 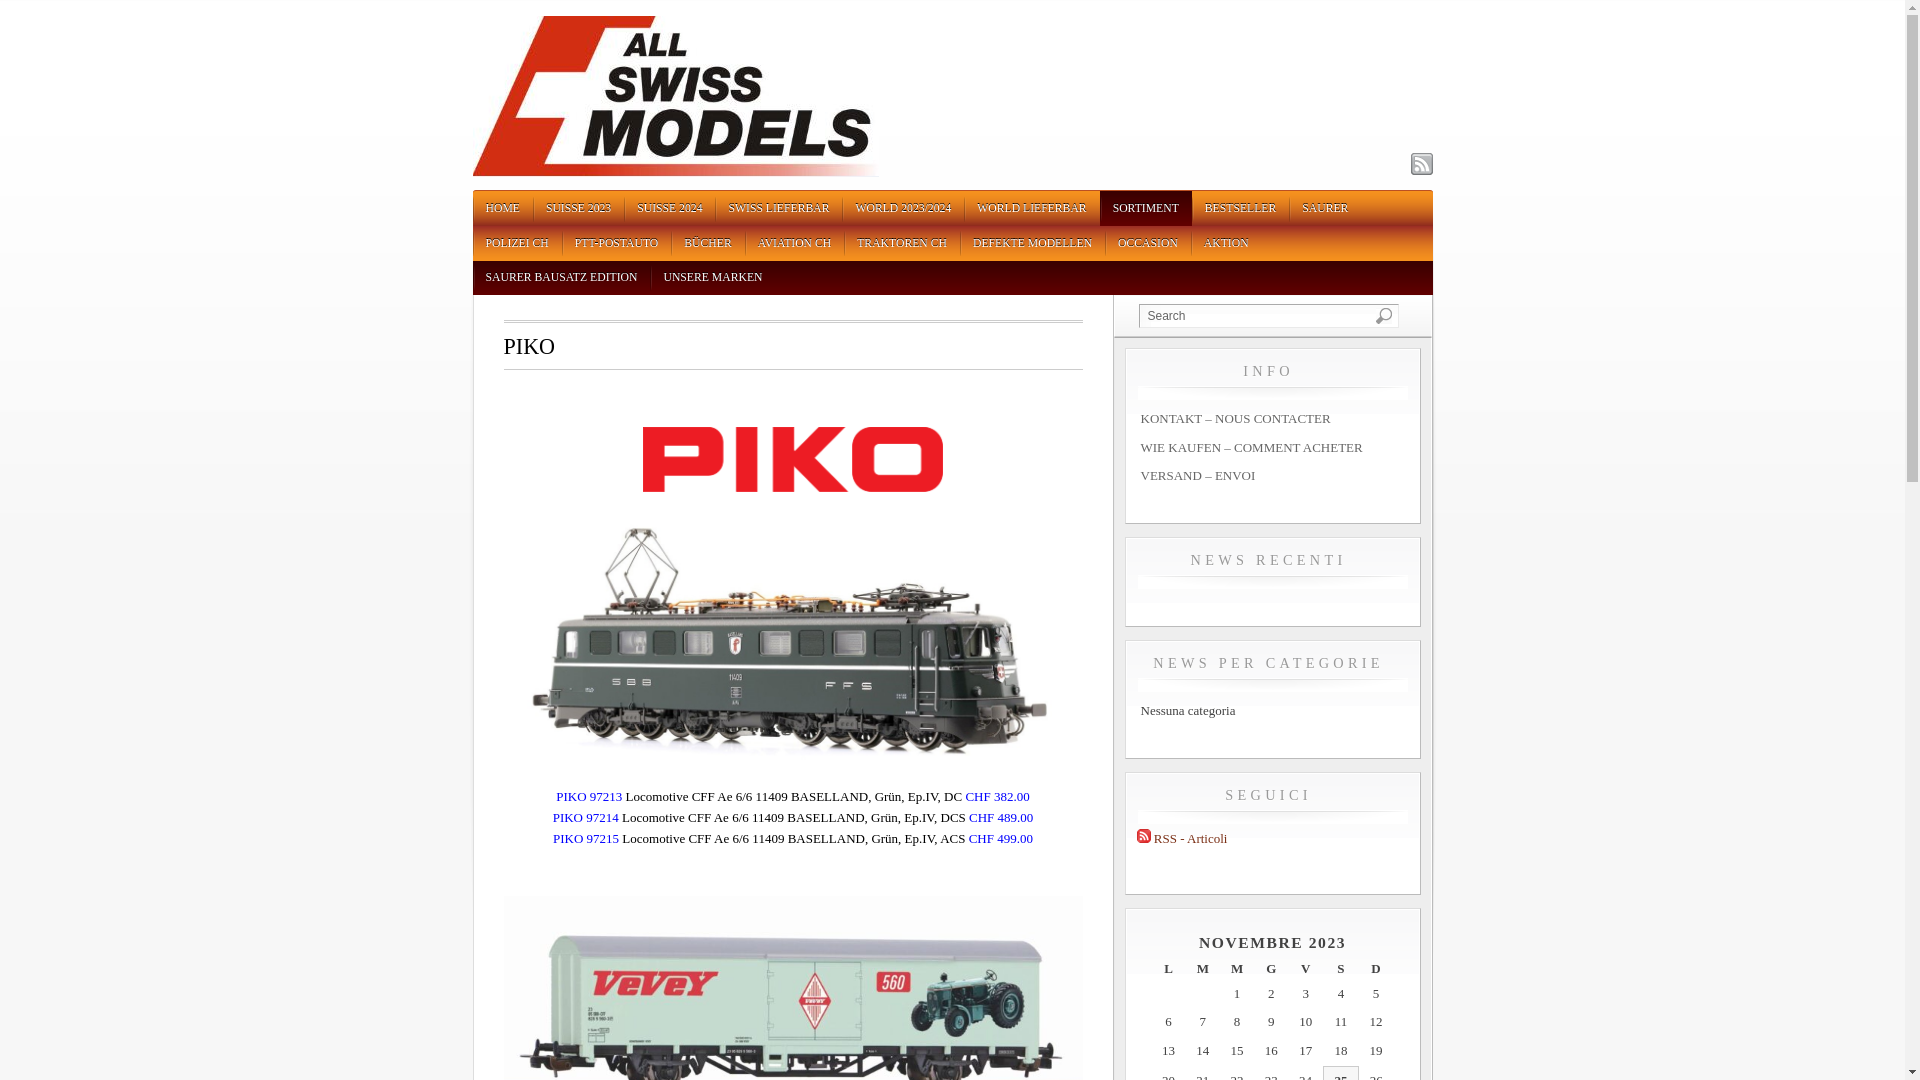 What do you see at coordinates (1146, 208) in the screenshot?
I see `'SORTIMENT'` at bounding box center [1146, 208].